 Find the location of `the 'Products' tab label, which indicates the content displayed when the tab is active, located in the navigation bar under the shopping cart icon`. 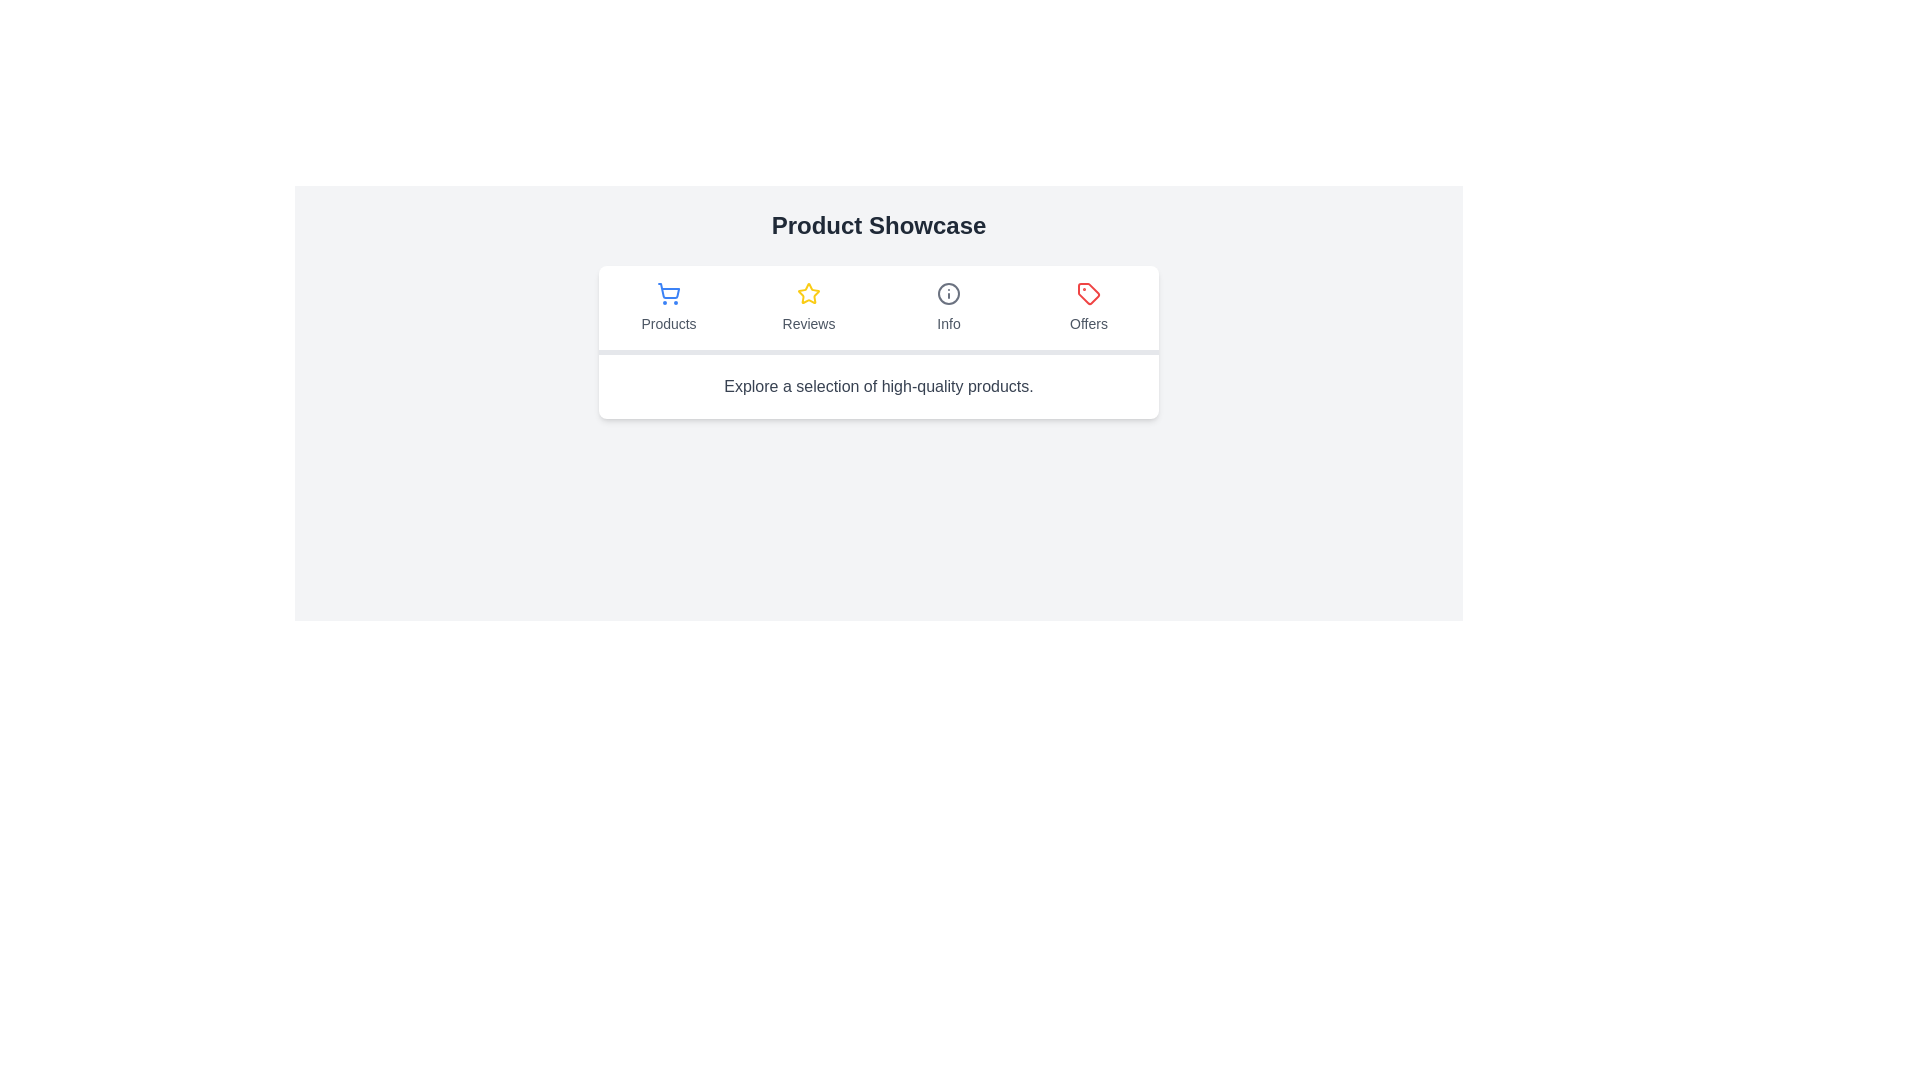

the 'Products' tab label, which indicates the content displayed when the tab is active, located in the navigation bar under the shopping cart icon is located at coordinates (668, 323).